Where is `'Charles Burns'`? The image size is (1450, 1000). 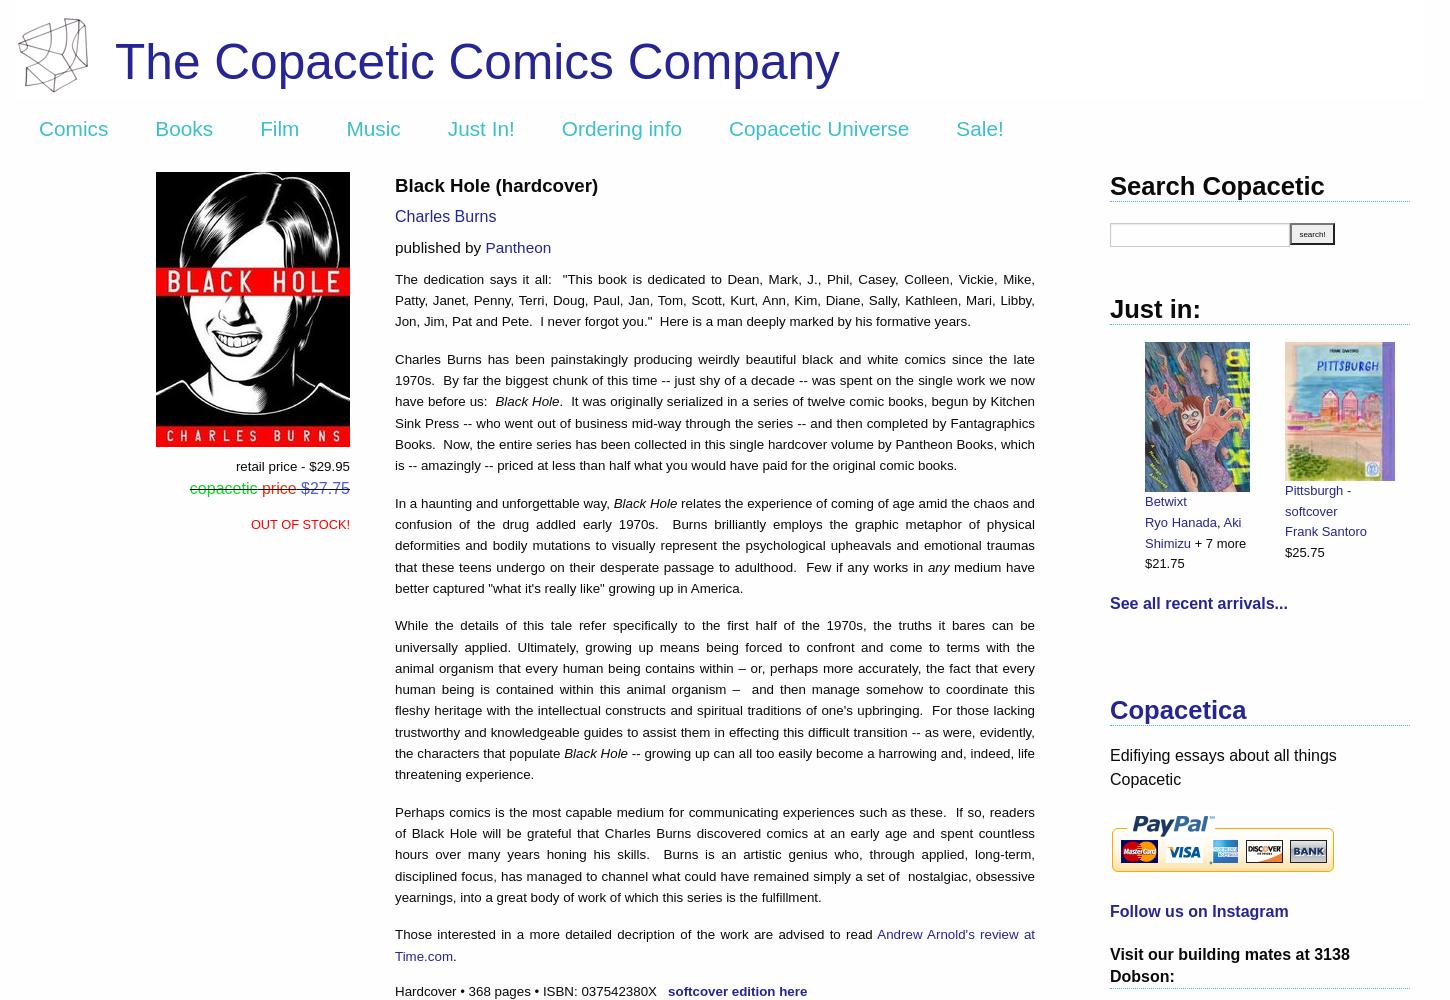 'Charles Burns' is located at coordinates (444, 215).